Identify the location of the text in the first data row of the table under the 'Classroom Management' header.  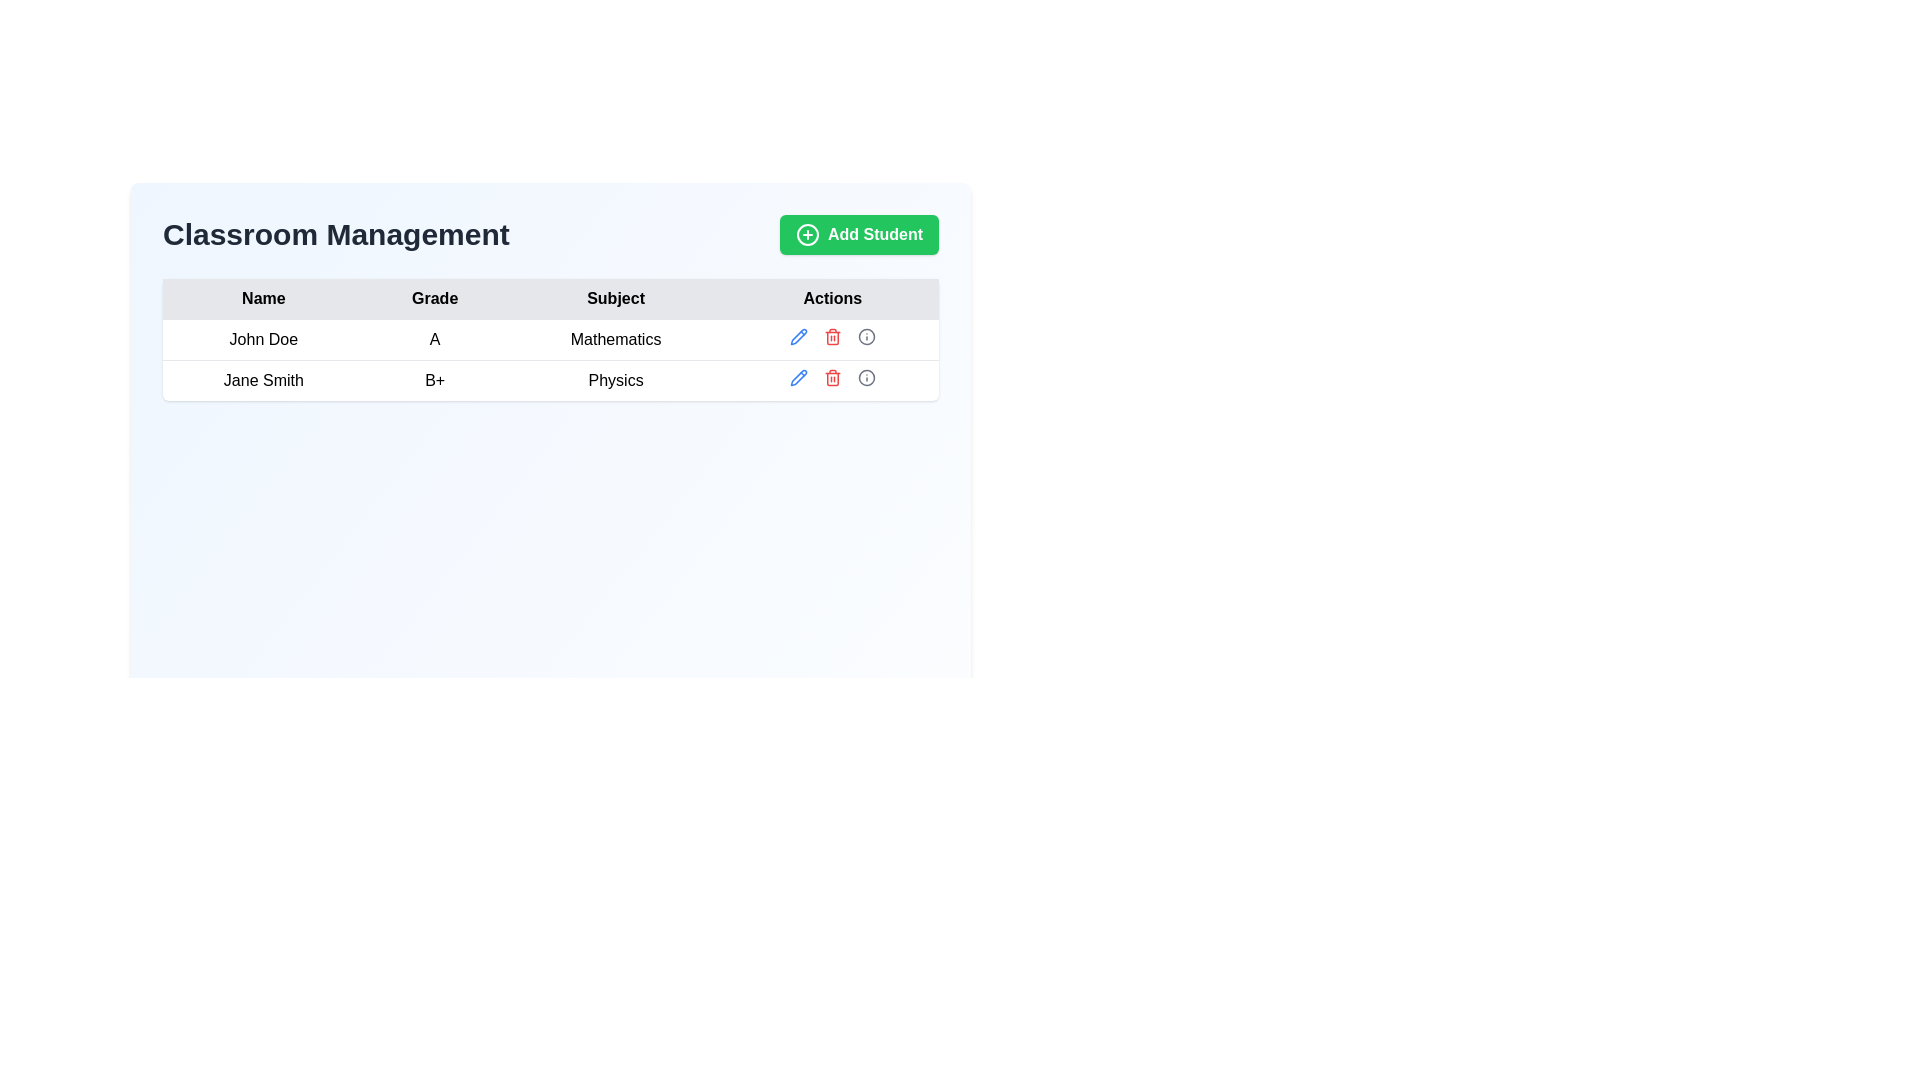
(551, 358).